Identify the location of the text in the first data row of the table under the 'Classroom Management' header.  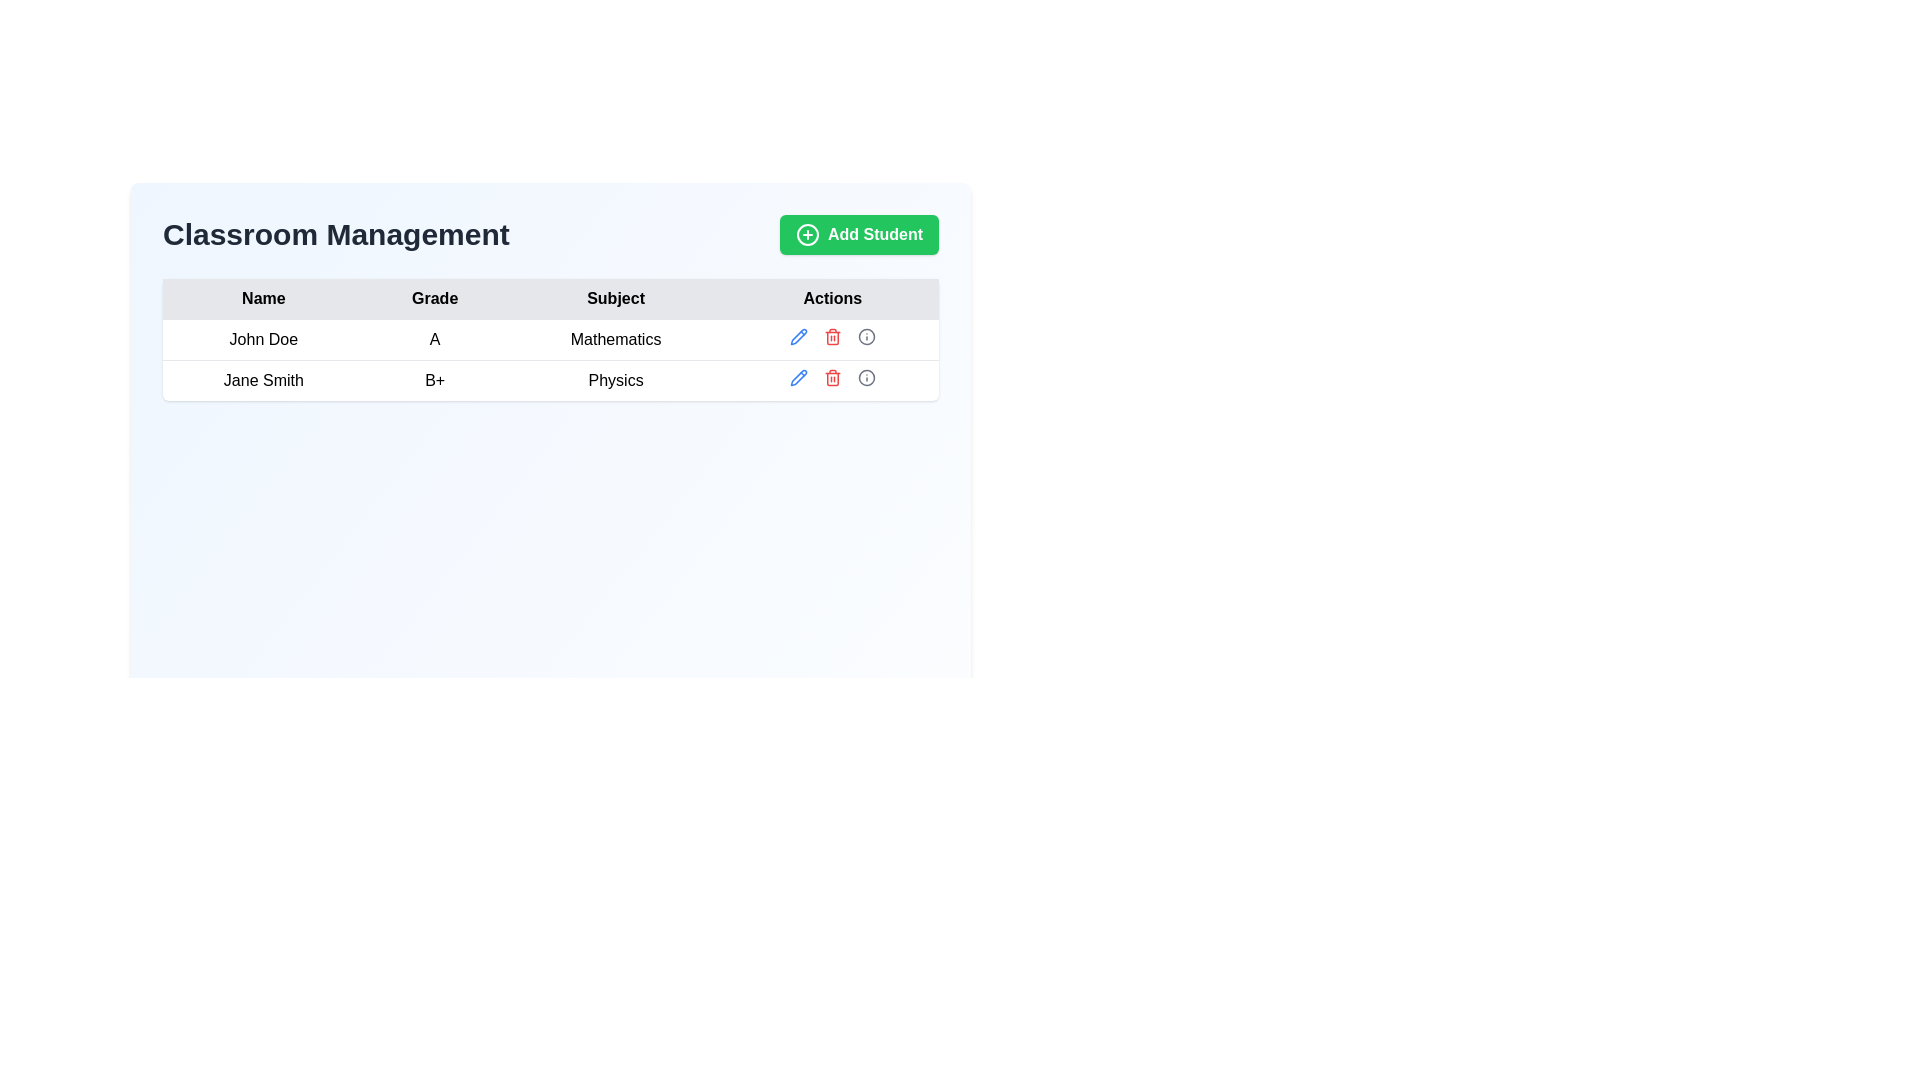
(551, 358).